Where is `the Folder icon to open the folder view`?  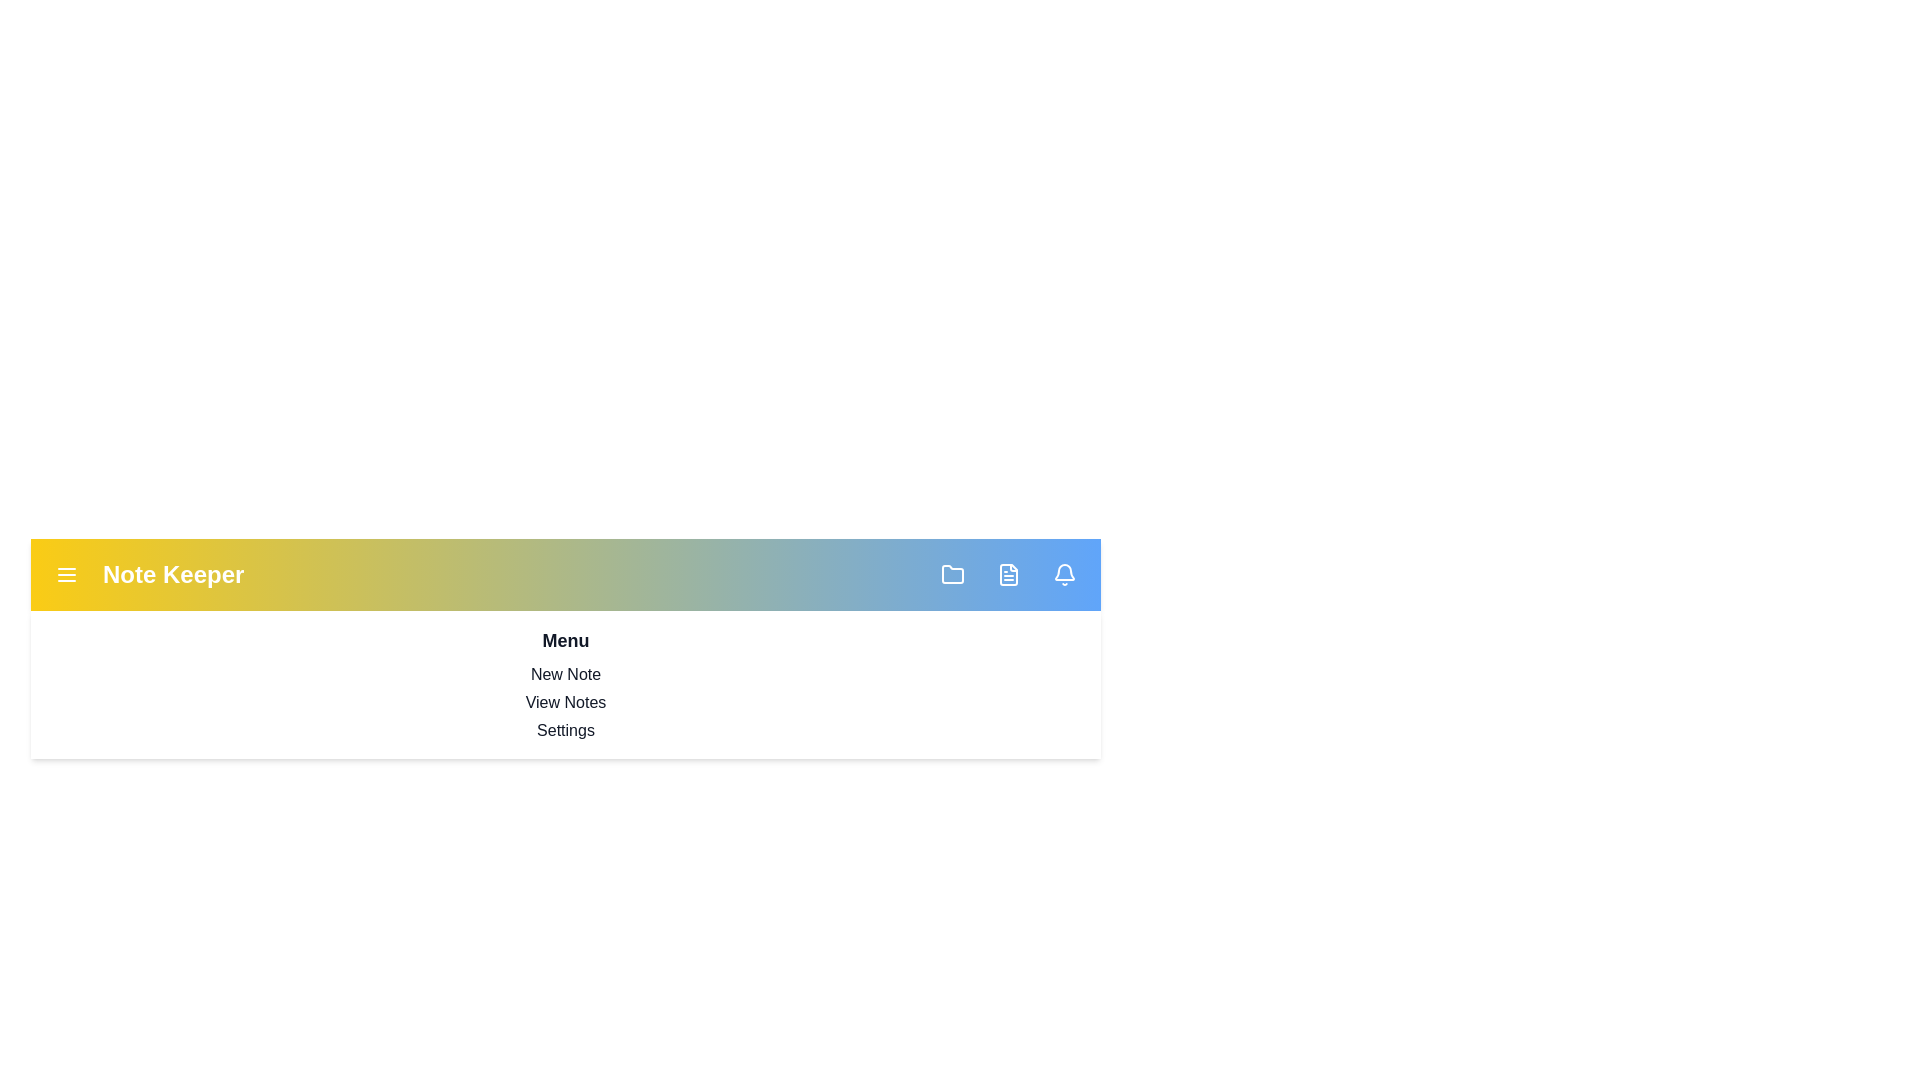 the Folder icon to open the folder view is located at coordinates (952, 574).